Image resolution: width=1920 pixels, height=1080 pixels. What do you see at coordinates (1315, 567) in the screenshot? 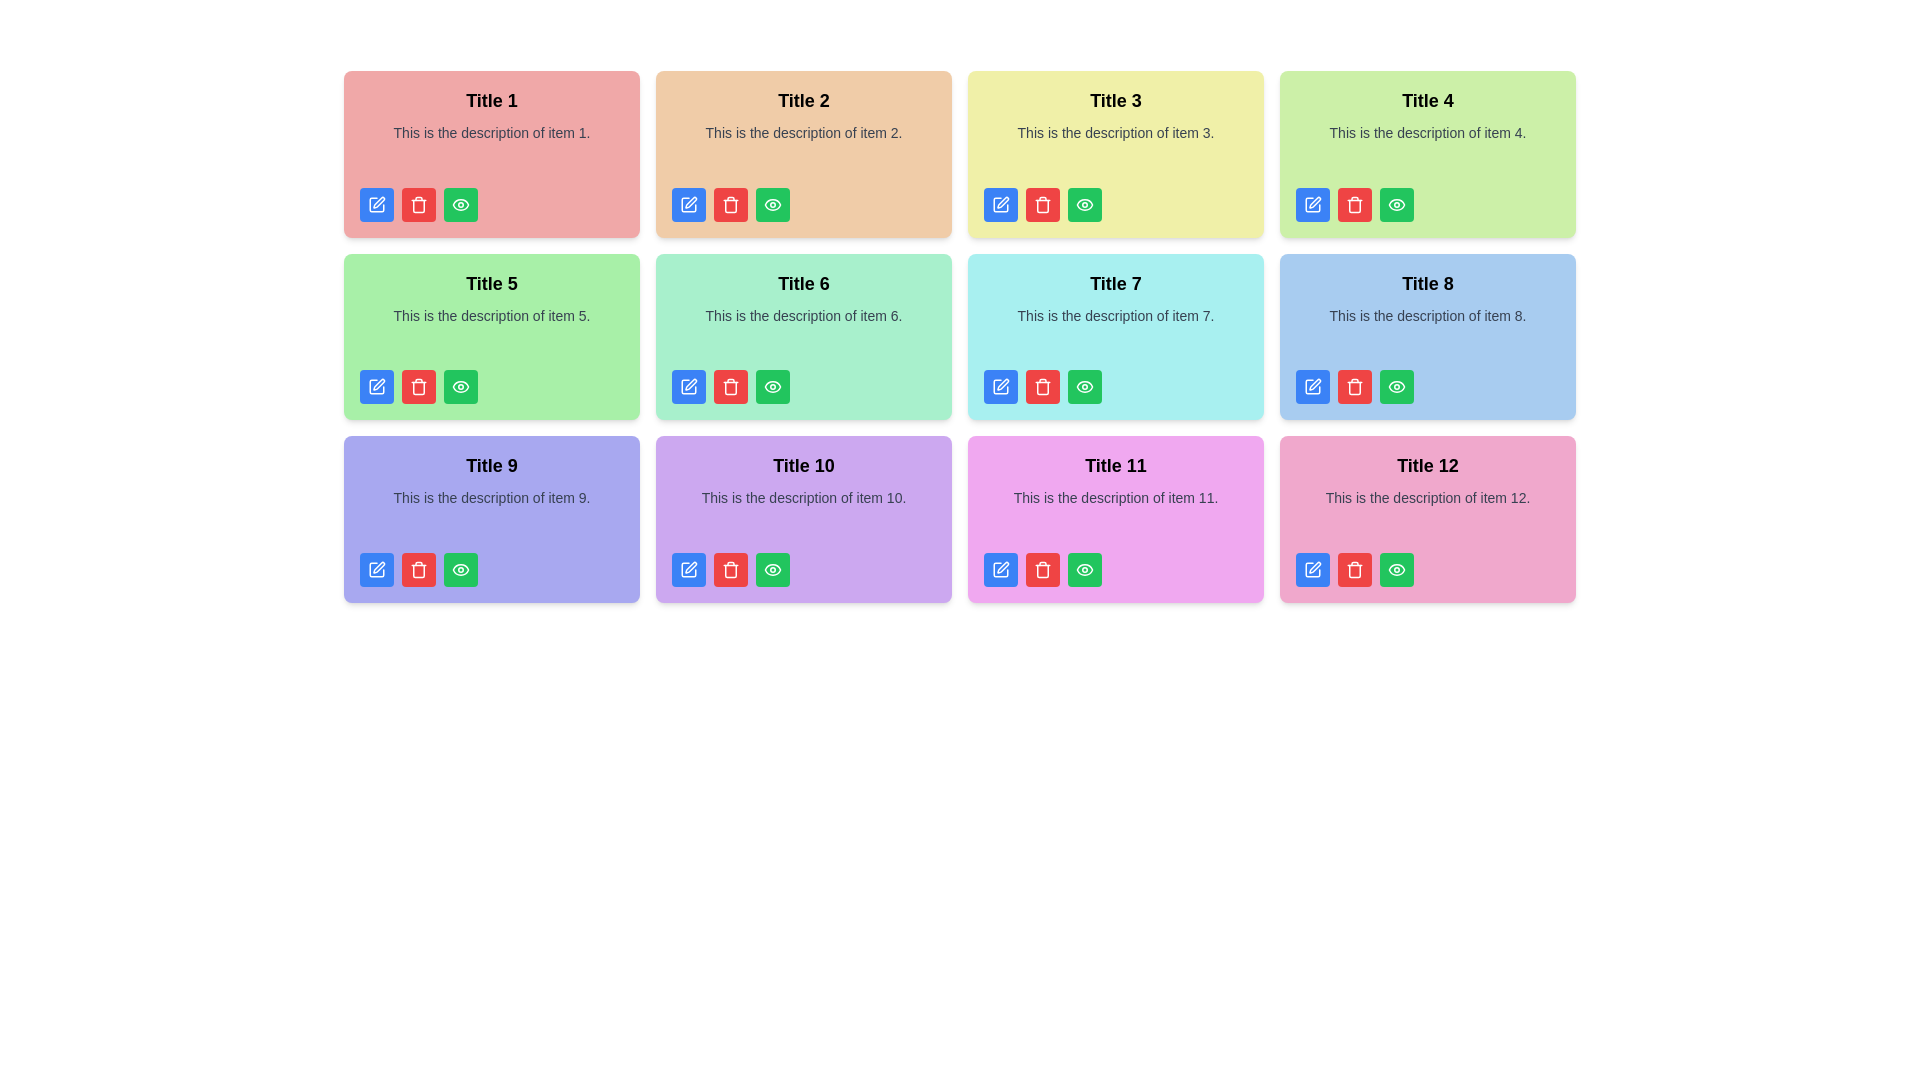
I see `the edit icon button located in the lower-right corner of the card labeled 'Title 12', which allows users to modify the card's details` at bounding box center [1315, 567].